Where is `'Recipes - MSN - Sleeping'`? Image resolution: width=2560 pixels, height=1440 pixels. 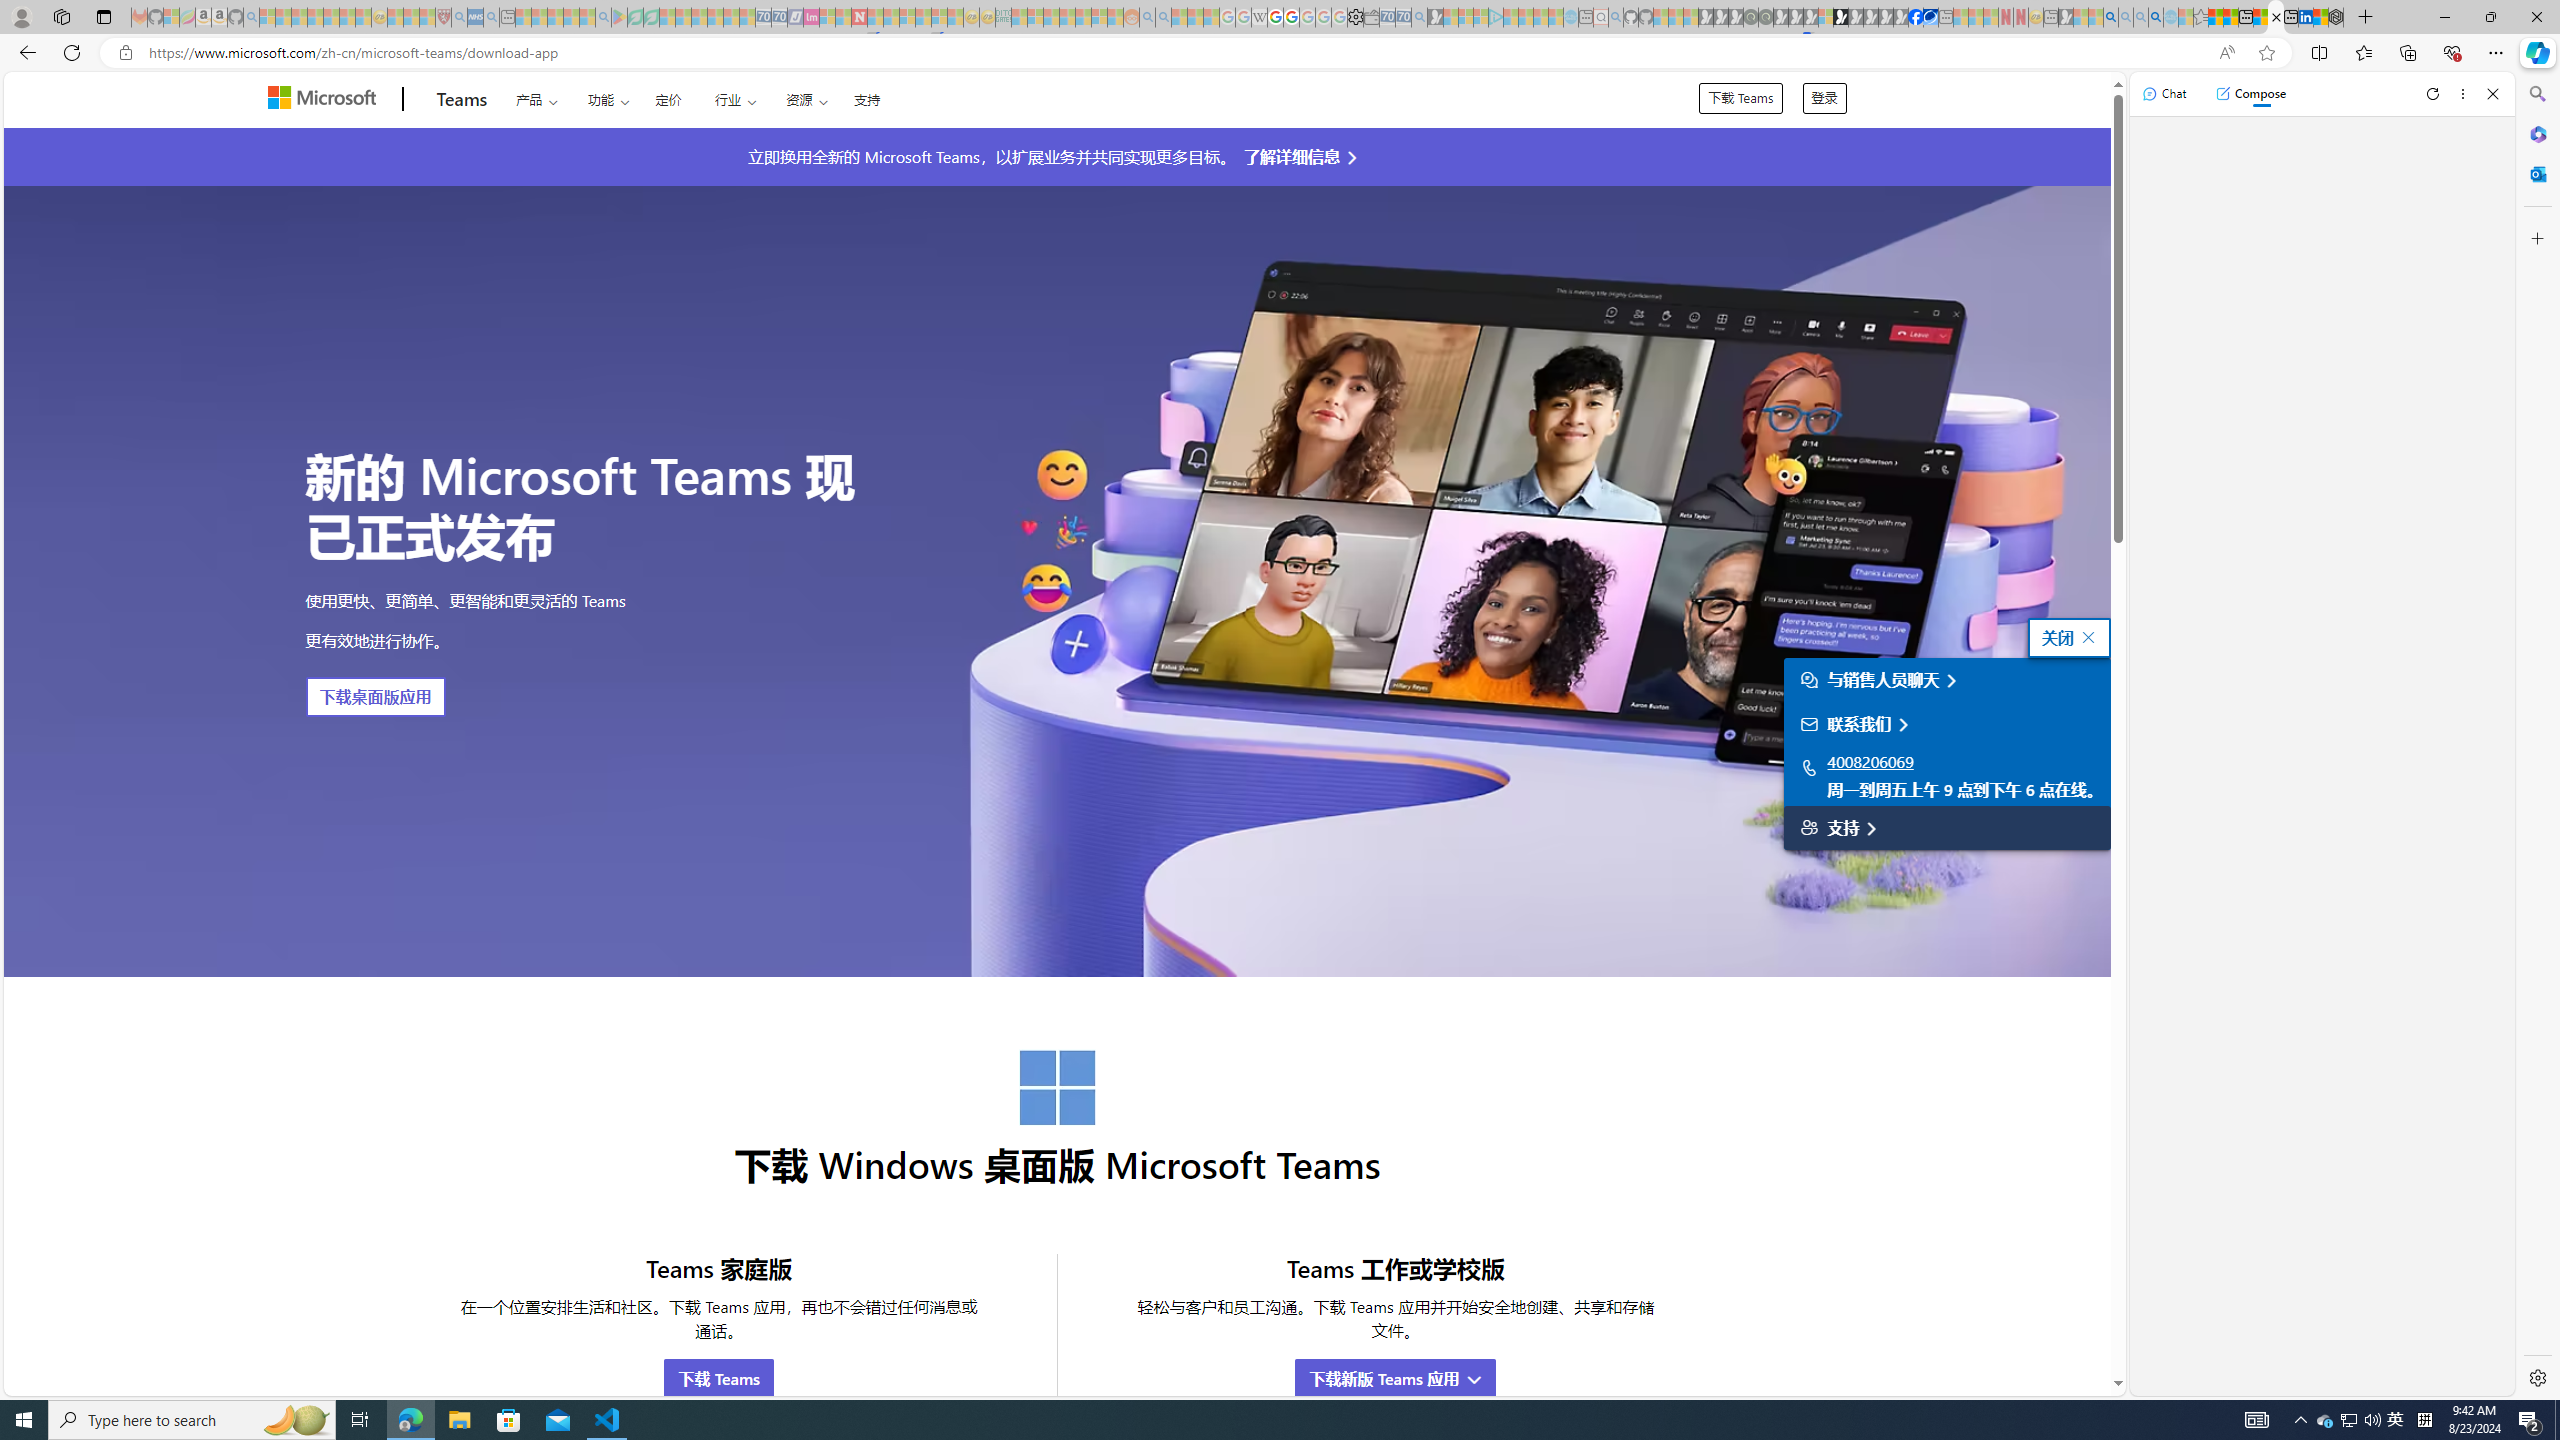 'Recipes - MSN - Sleeping' is located at coordinates (395, 16).